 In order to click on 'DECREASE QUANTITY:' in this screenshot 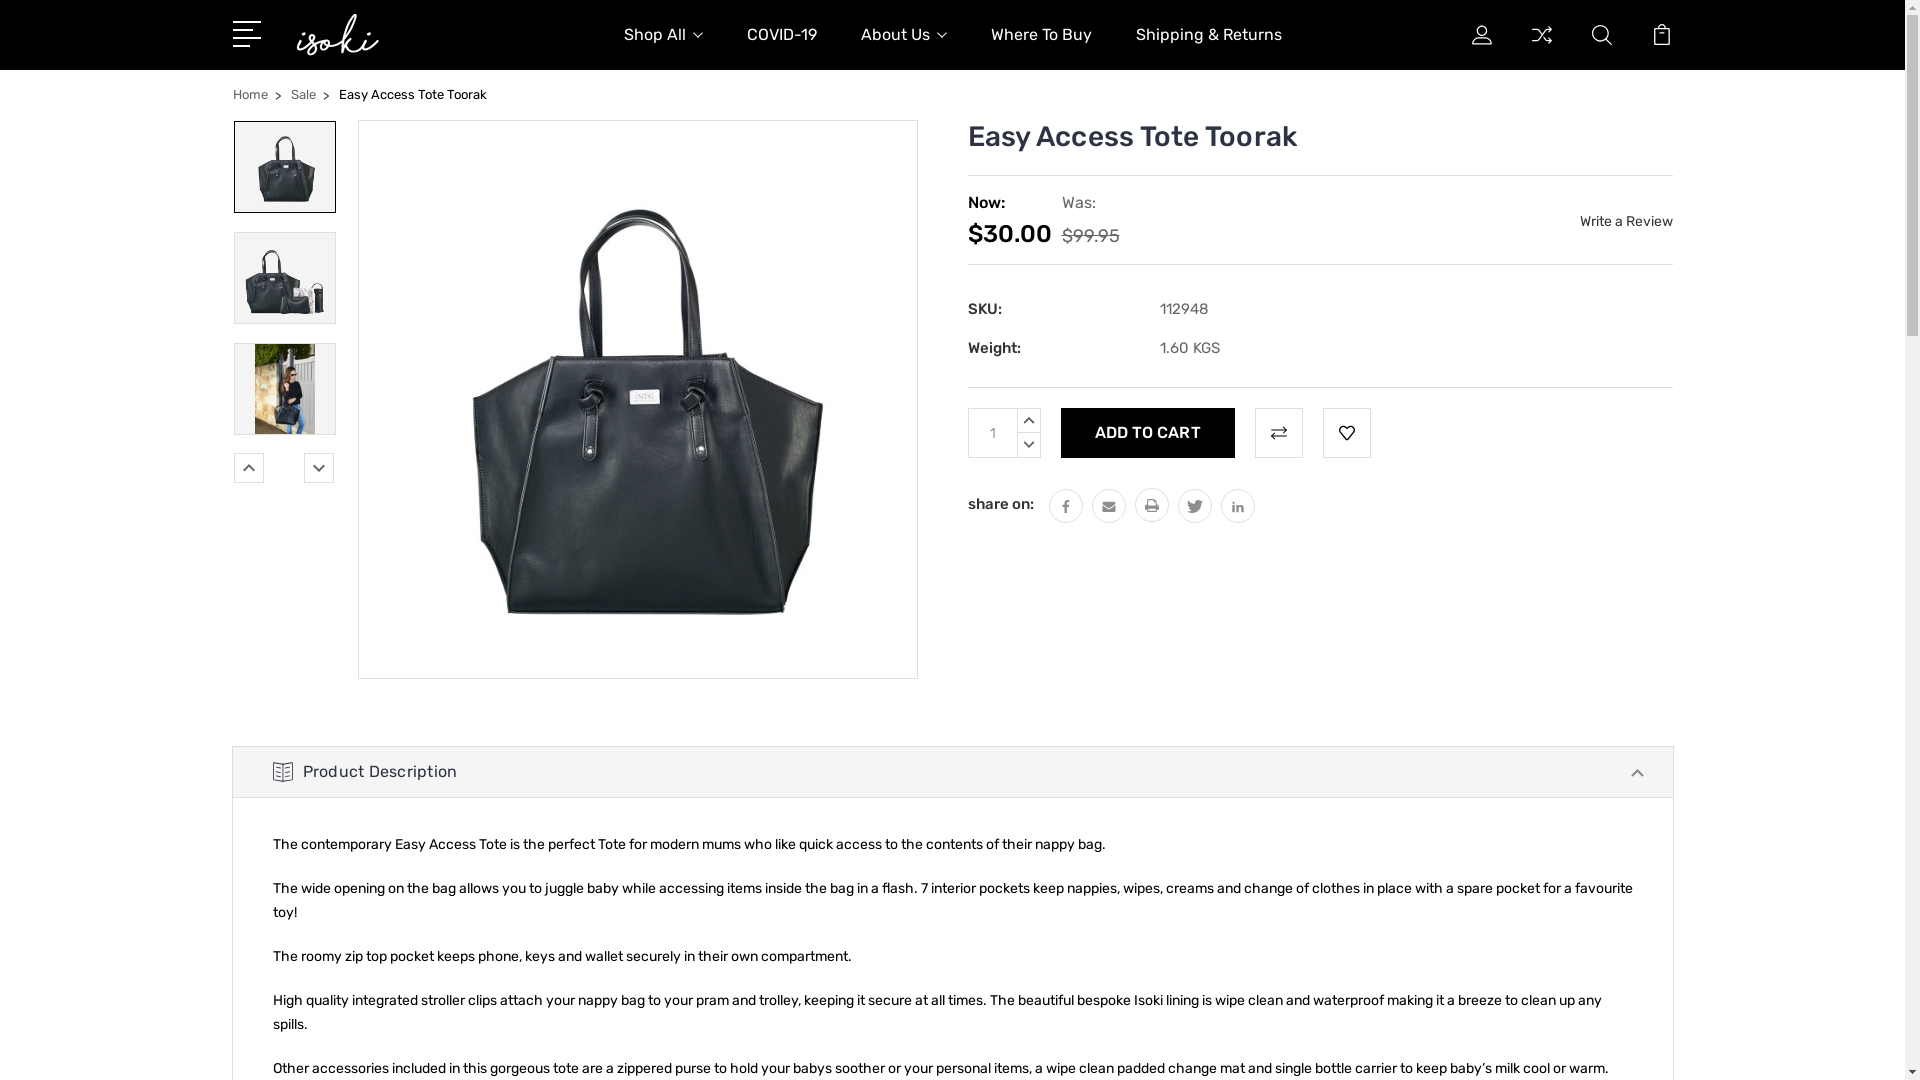, I will do `click(1029, 444)`.